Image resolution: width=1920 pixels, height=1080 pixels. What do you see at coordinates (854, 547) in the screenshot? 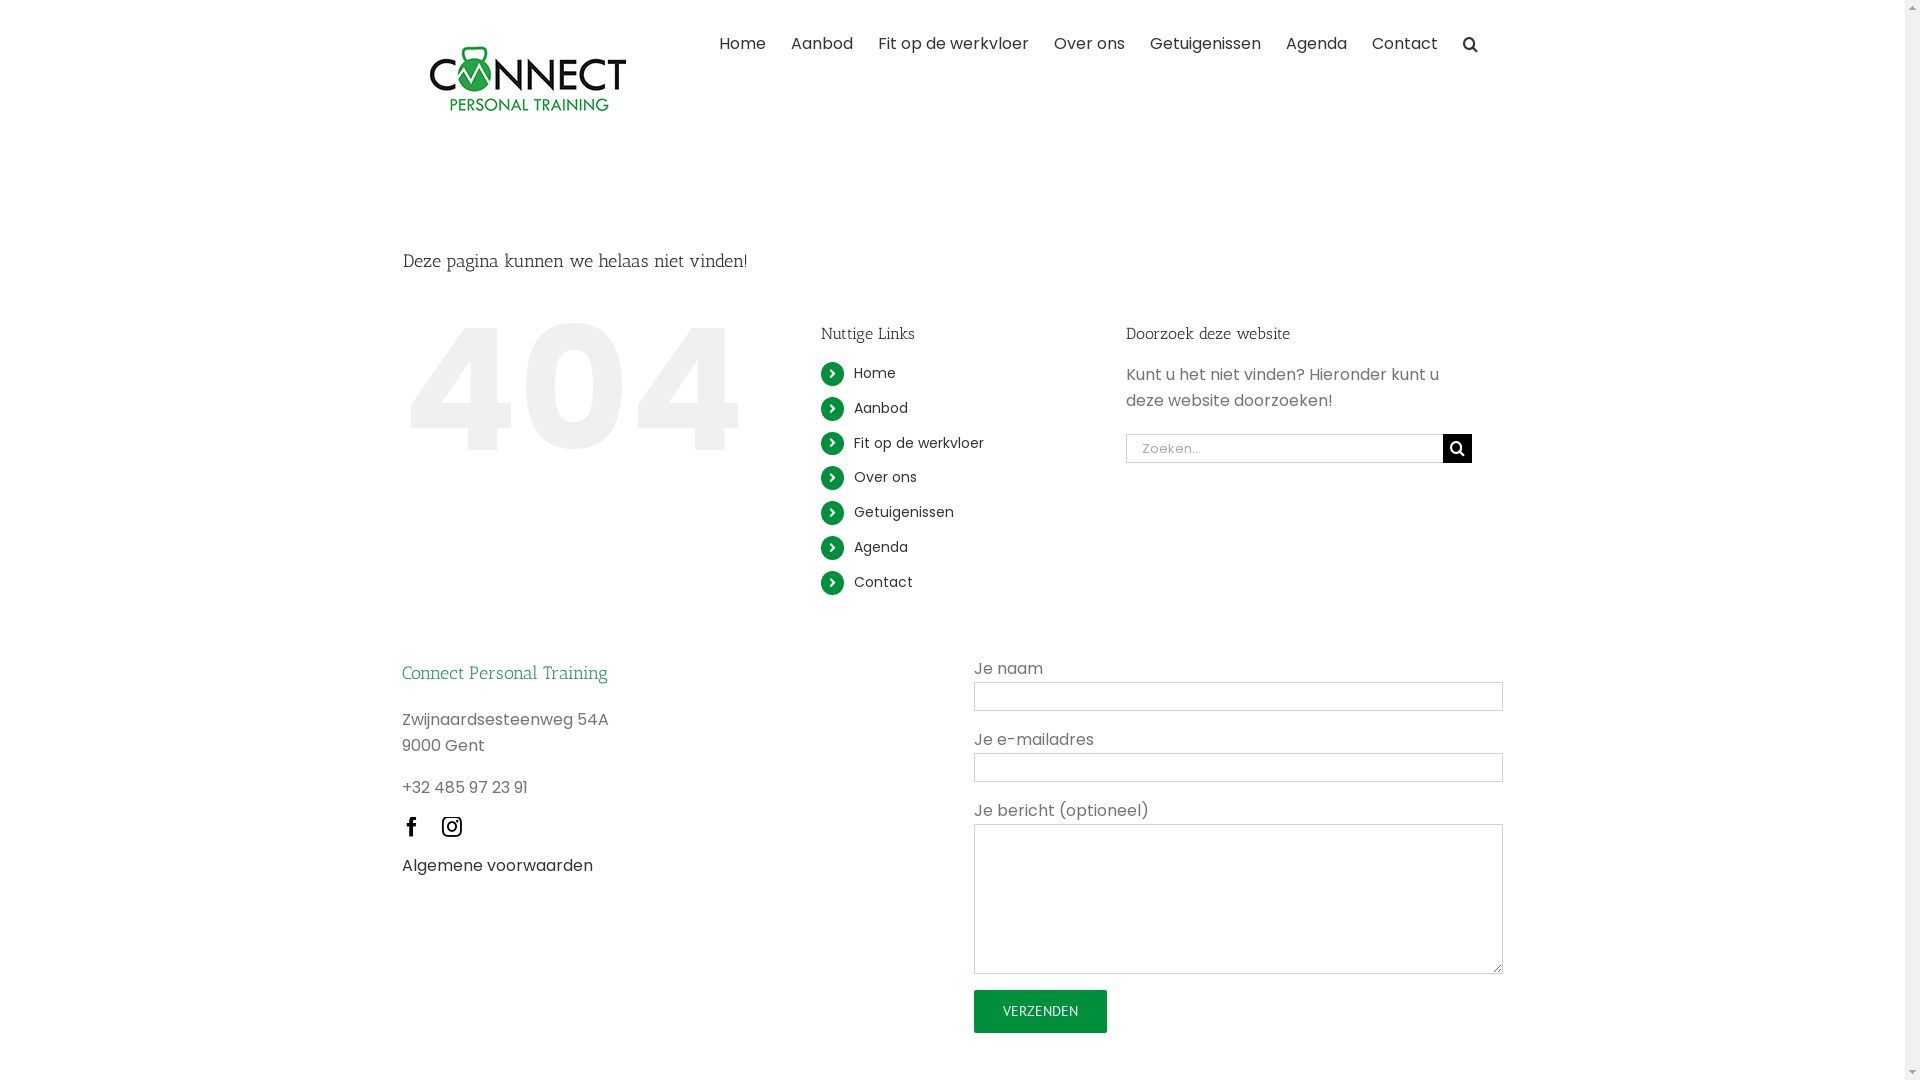
I see `'Agenda'` at bounding box center [854, 547].